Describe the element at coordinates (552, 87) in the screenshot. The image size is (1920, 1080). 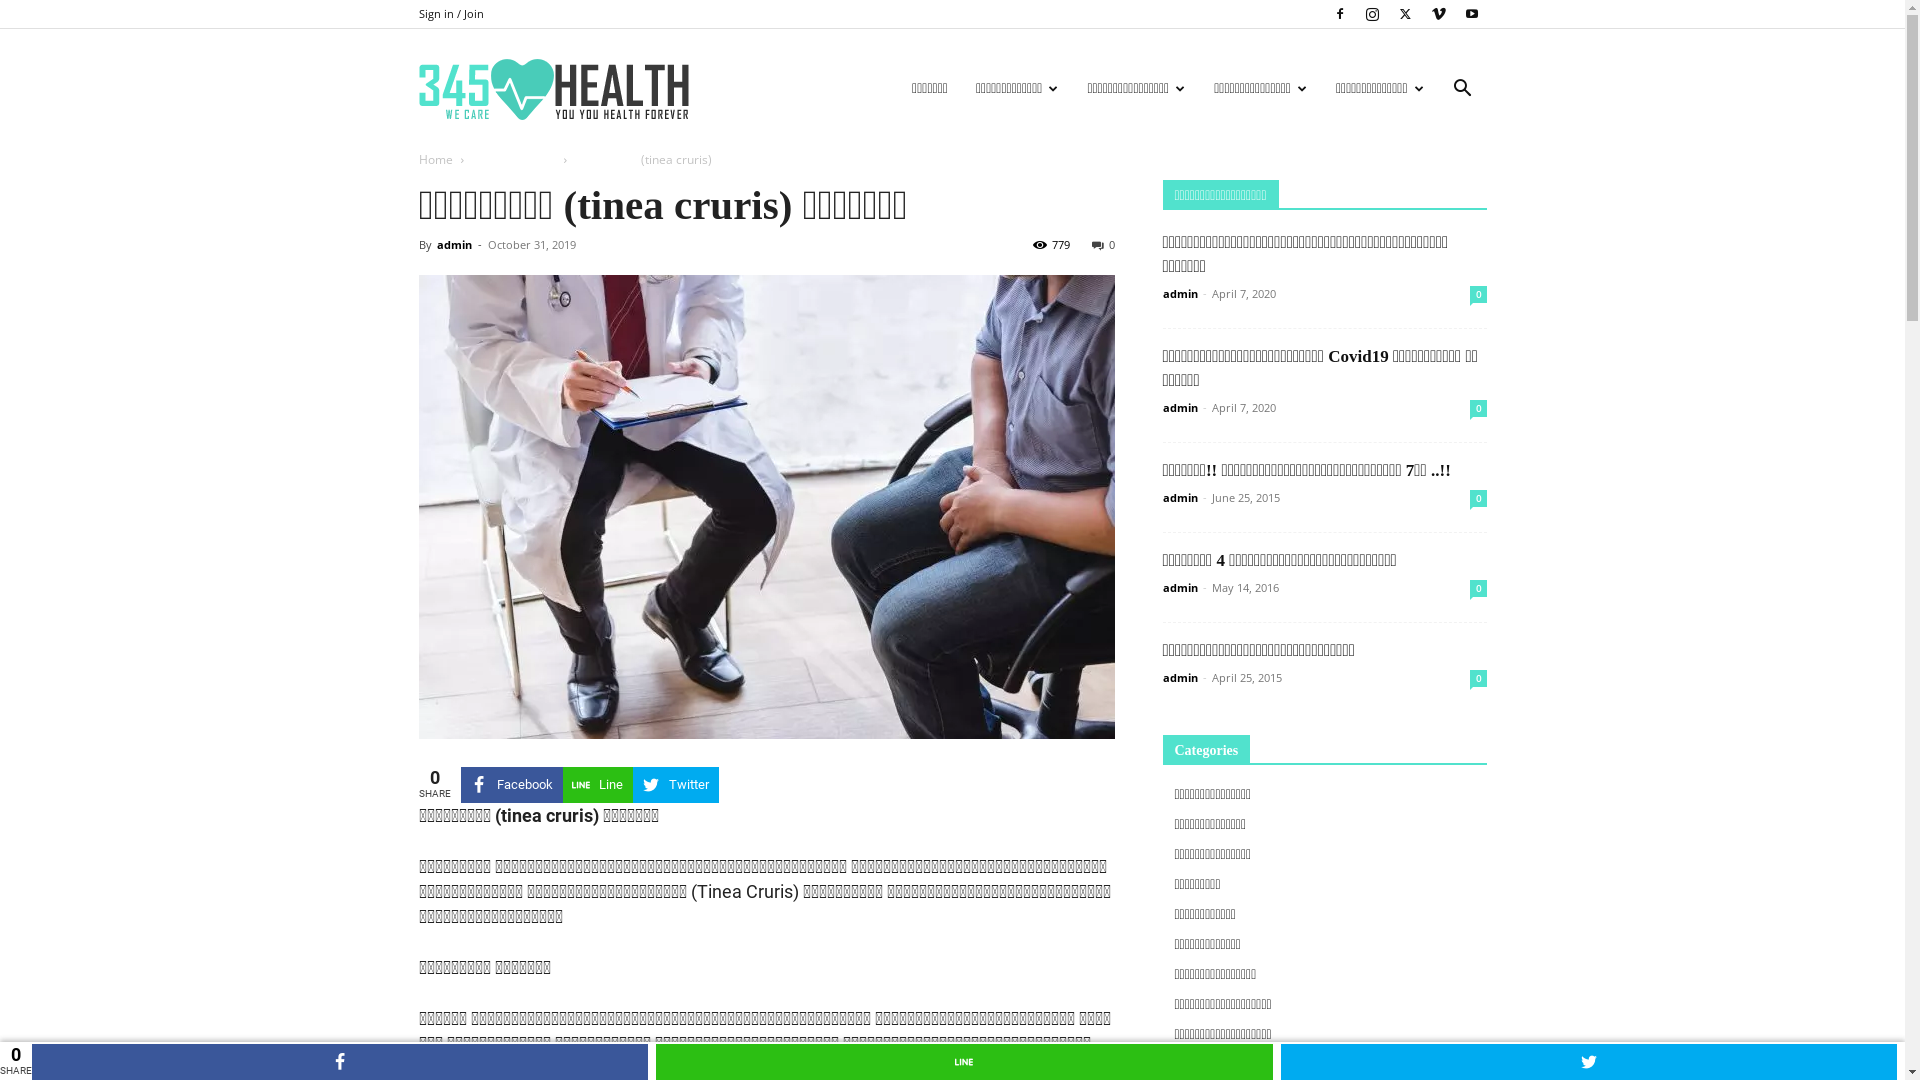
I see `'345Health'` at that location.